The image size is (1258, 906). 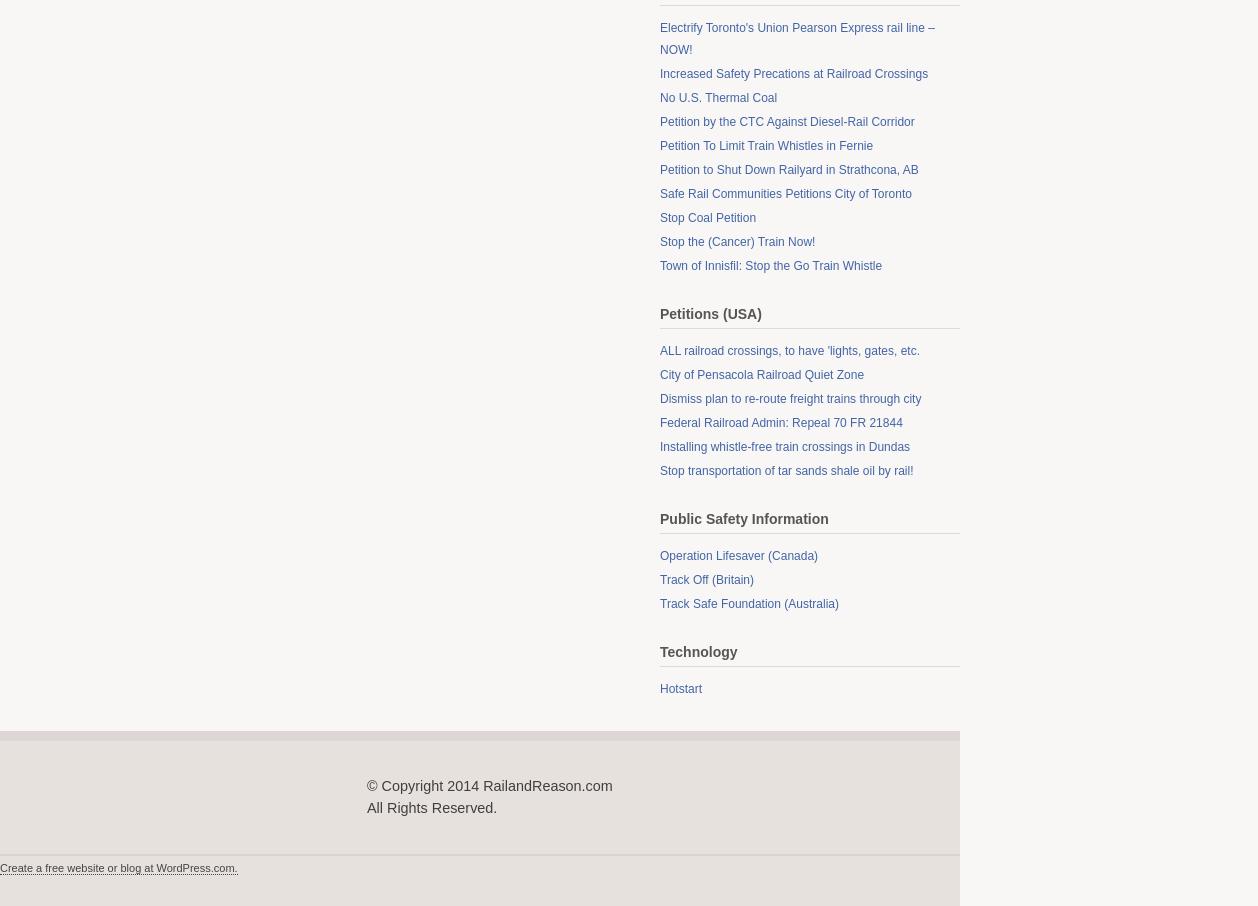 What do you see at coordinates (708, 216) in the screenshot?
I see `'Stop Coal Petition'` at bounding box center [708, 216].